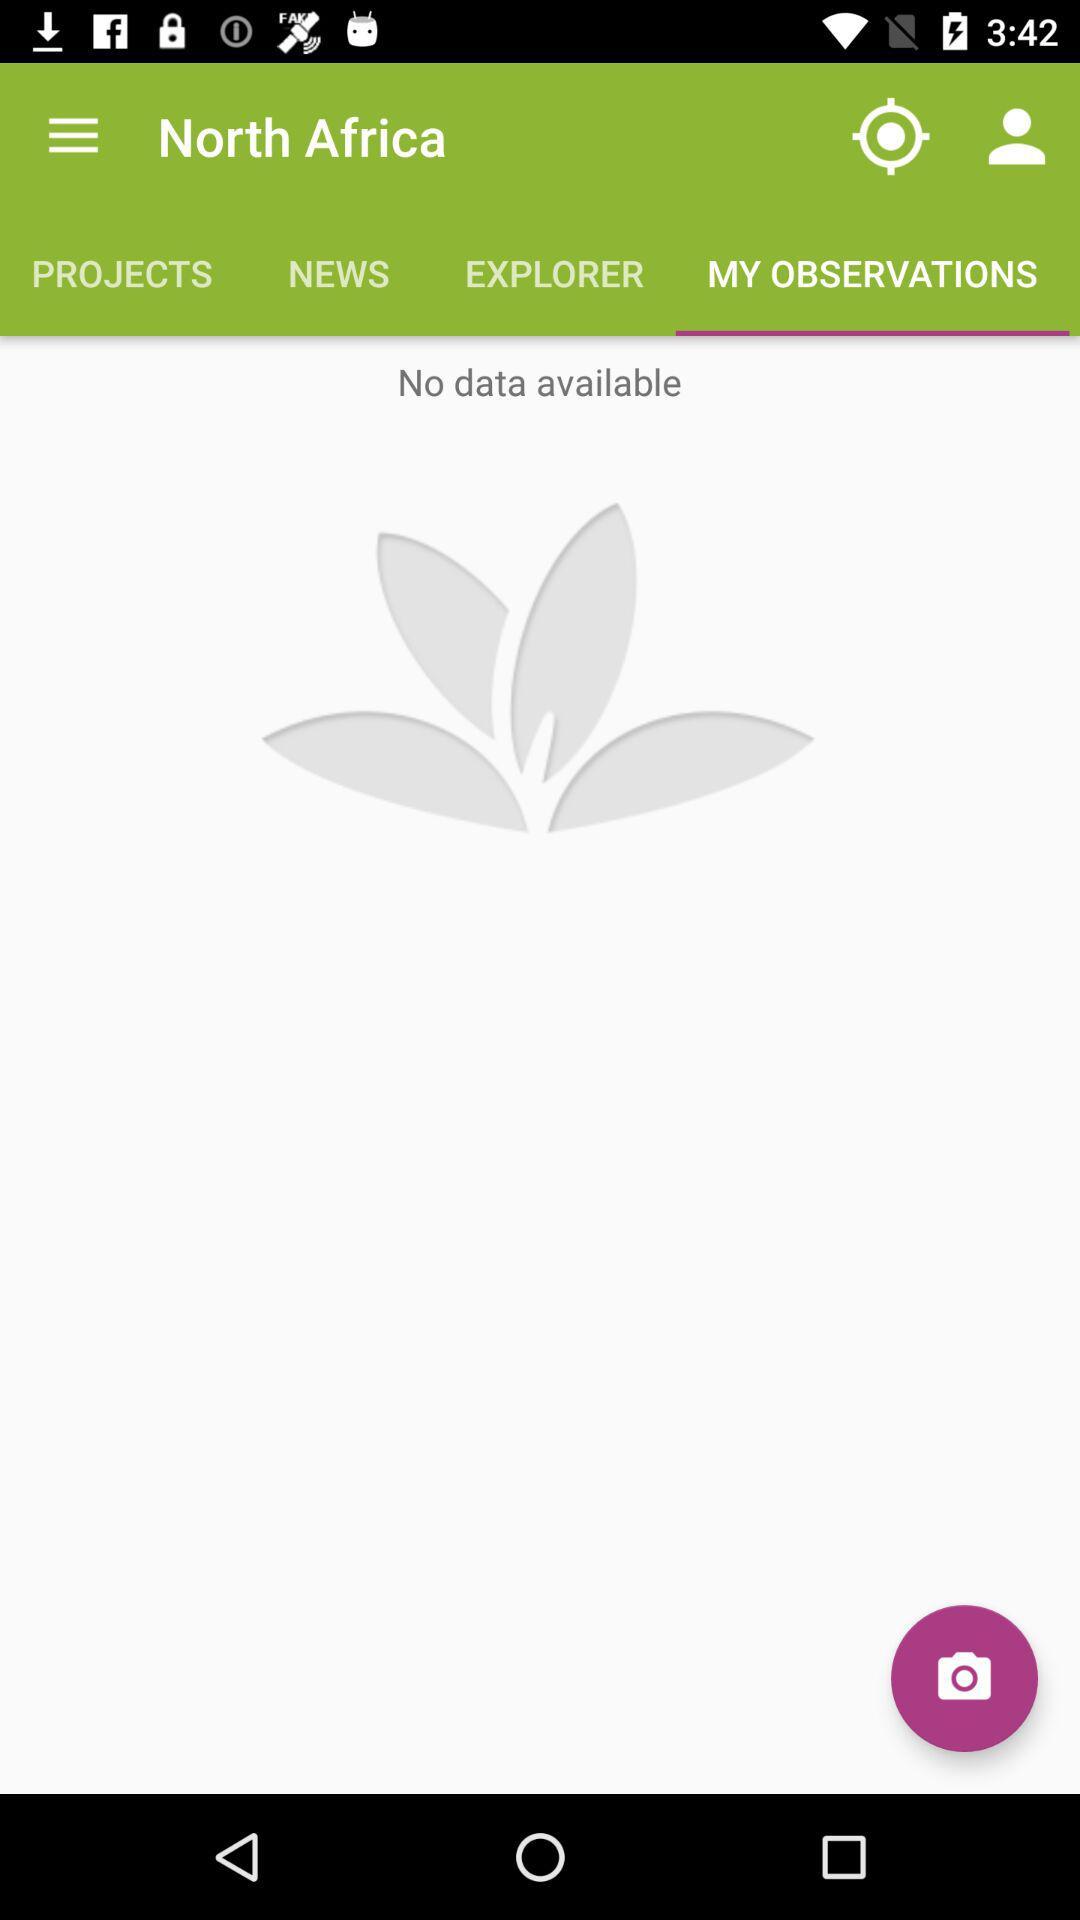 The width and height of the screenshot is (1080, 1920). What do you see at coordinates (72, 135) in the screenshot?
I see `the item next to north africa app` at bounding box center [72, 135].